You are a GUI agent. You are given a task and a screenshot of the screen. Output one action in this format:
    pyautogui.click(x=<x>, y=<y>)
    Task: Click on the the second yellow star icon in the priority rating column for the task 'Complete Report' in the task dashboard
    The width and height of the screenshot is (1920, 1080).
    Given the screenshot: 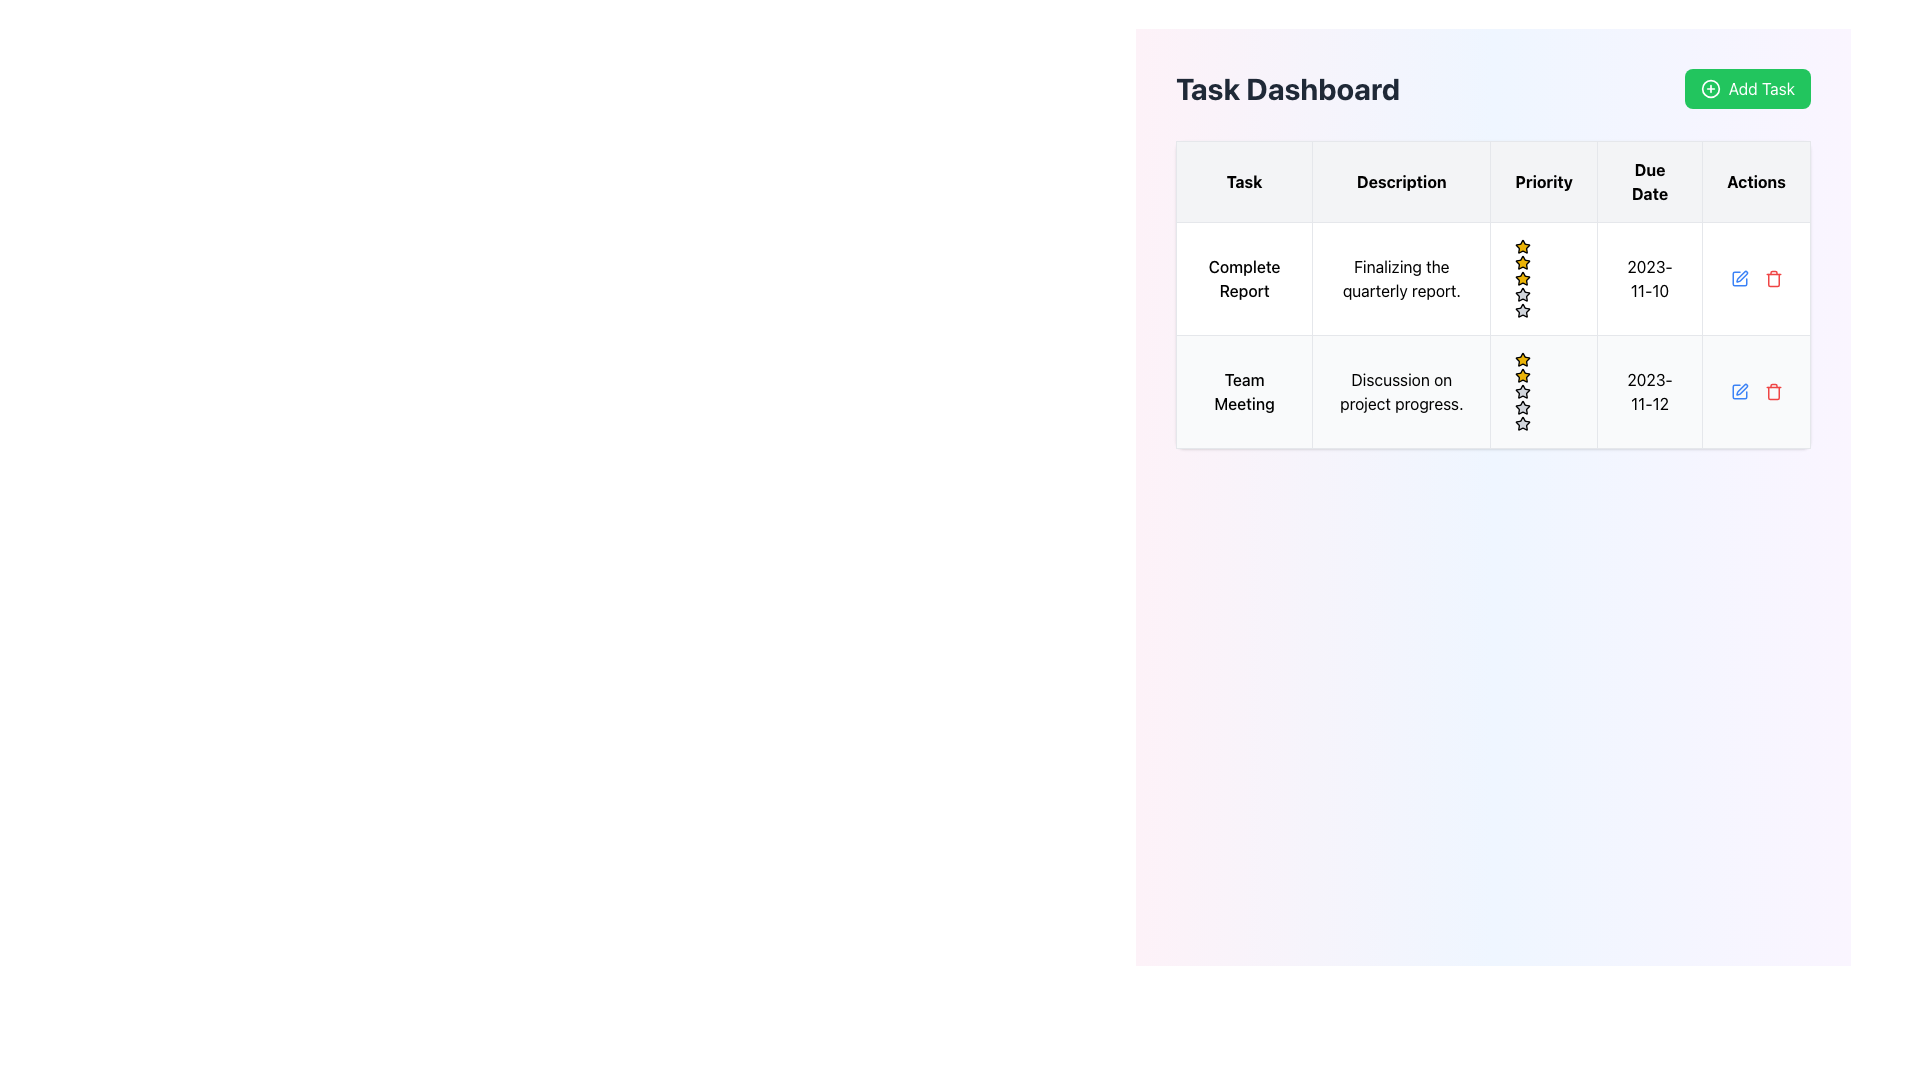 What is the action you would take?
    pyautogui.click(x=1522, y=278)
    